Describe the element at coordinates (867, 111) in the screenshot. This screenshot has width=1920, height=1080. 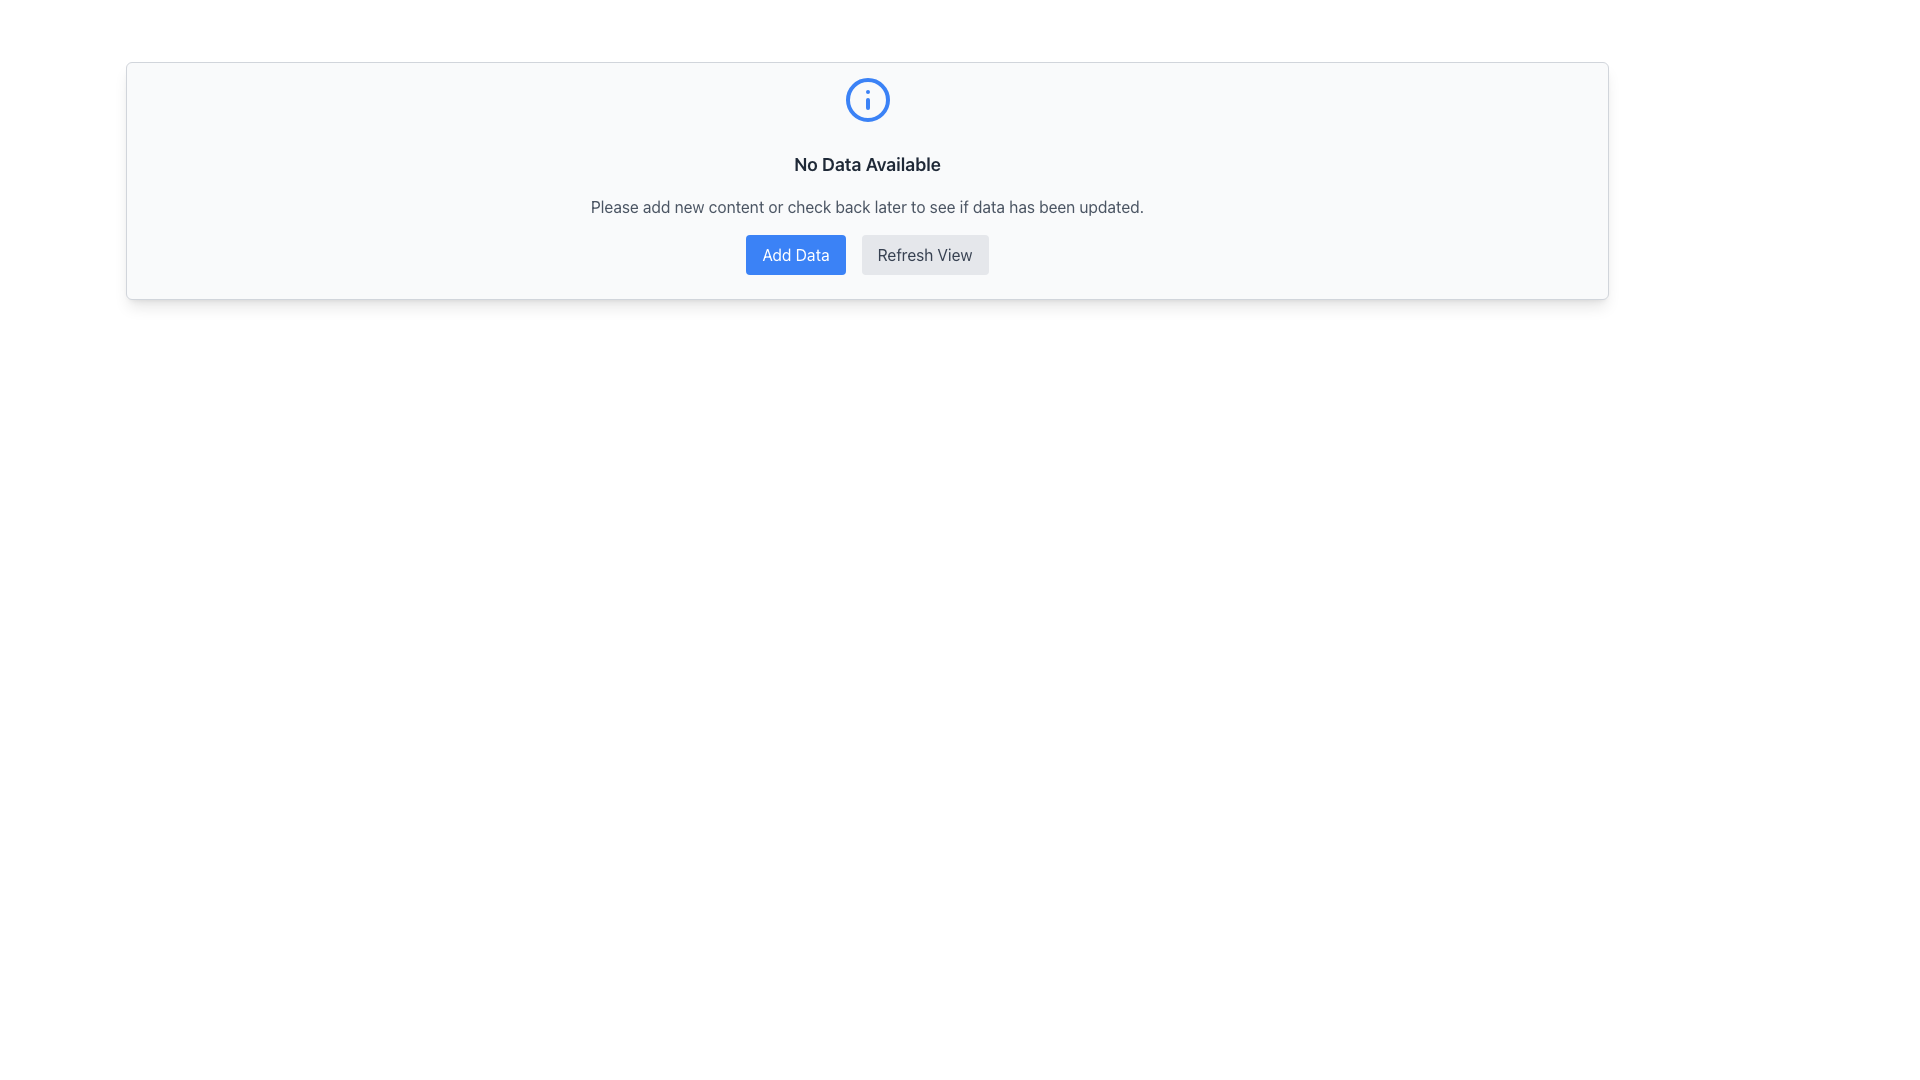
I see `the small circular blue-bordered icon with an 'i' symbol, which is located at the top-center of the panel above the 'No Data Available' heading` at that location.